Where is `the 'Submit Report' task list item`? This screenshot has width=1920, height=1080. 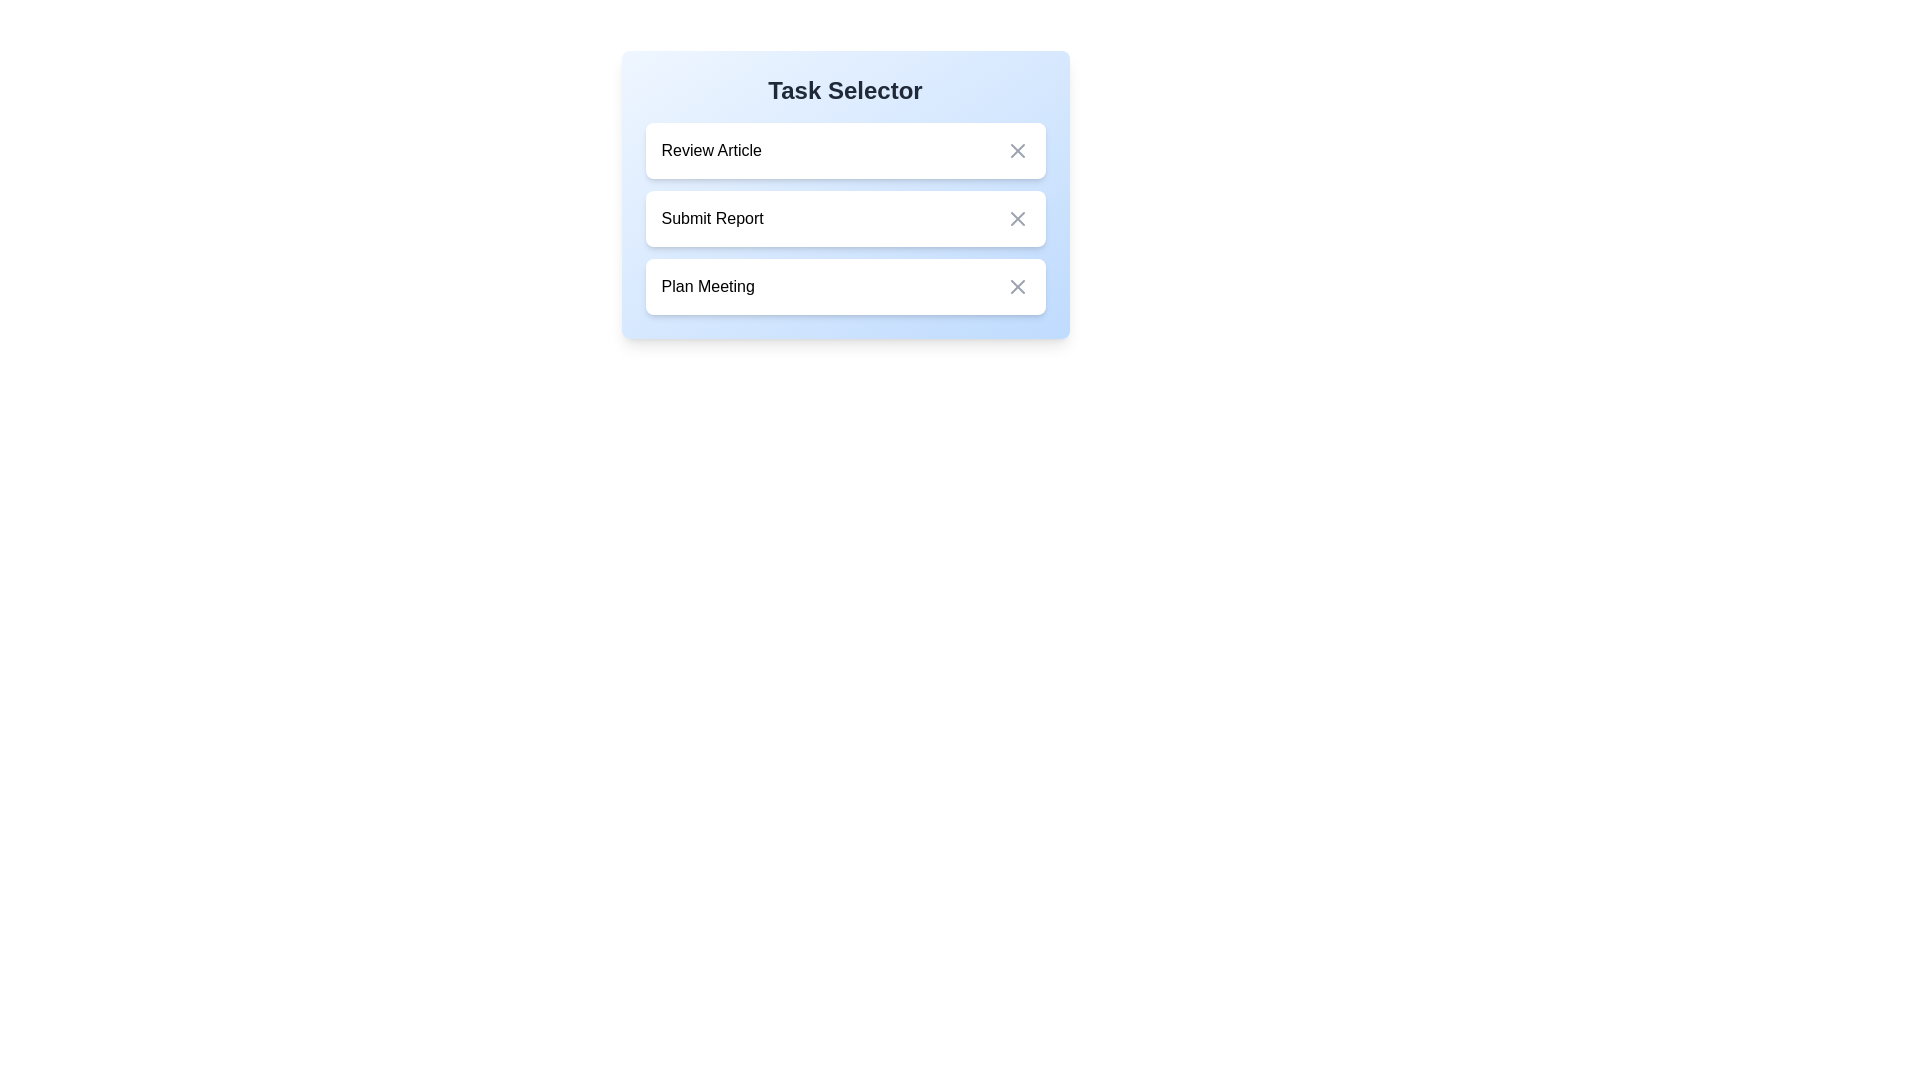 the 'Submit Report' task list item is located at coordinates (845, 219).